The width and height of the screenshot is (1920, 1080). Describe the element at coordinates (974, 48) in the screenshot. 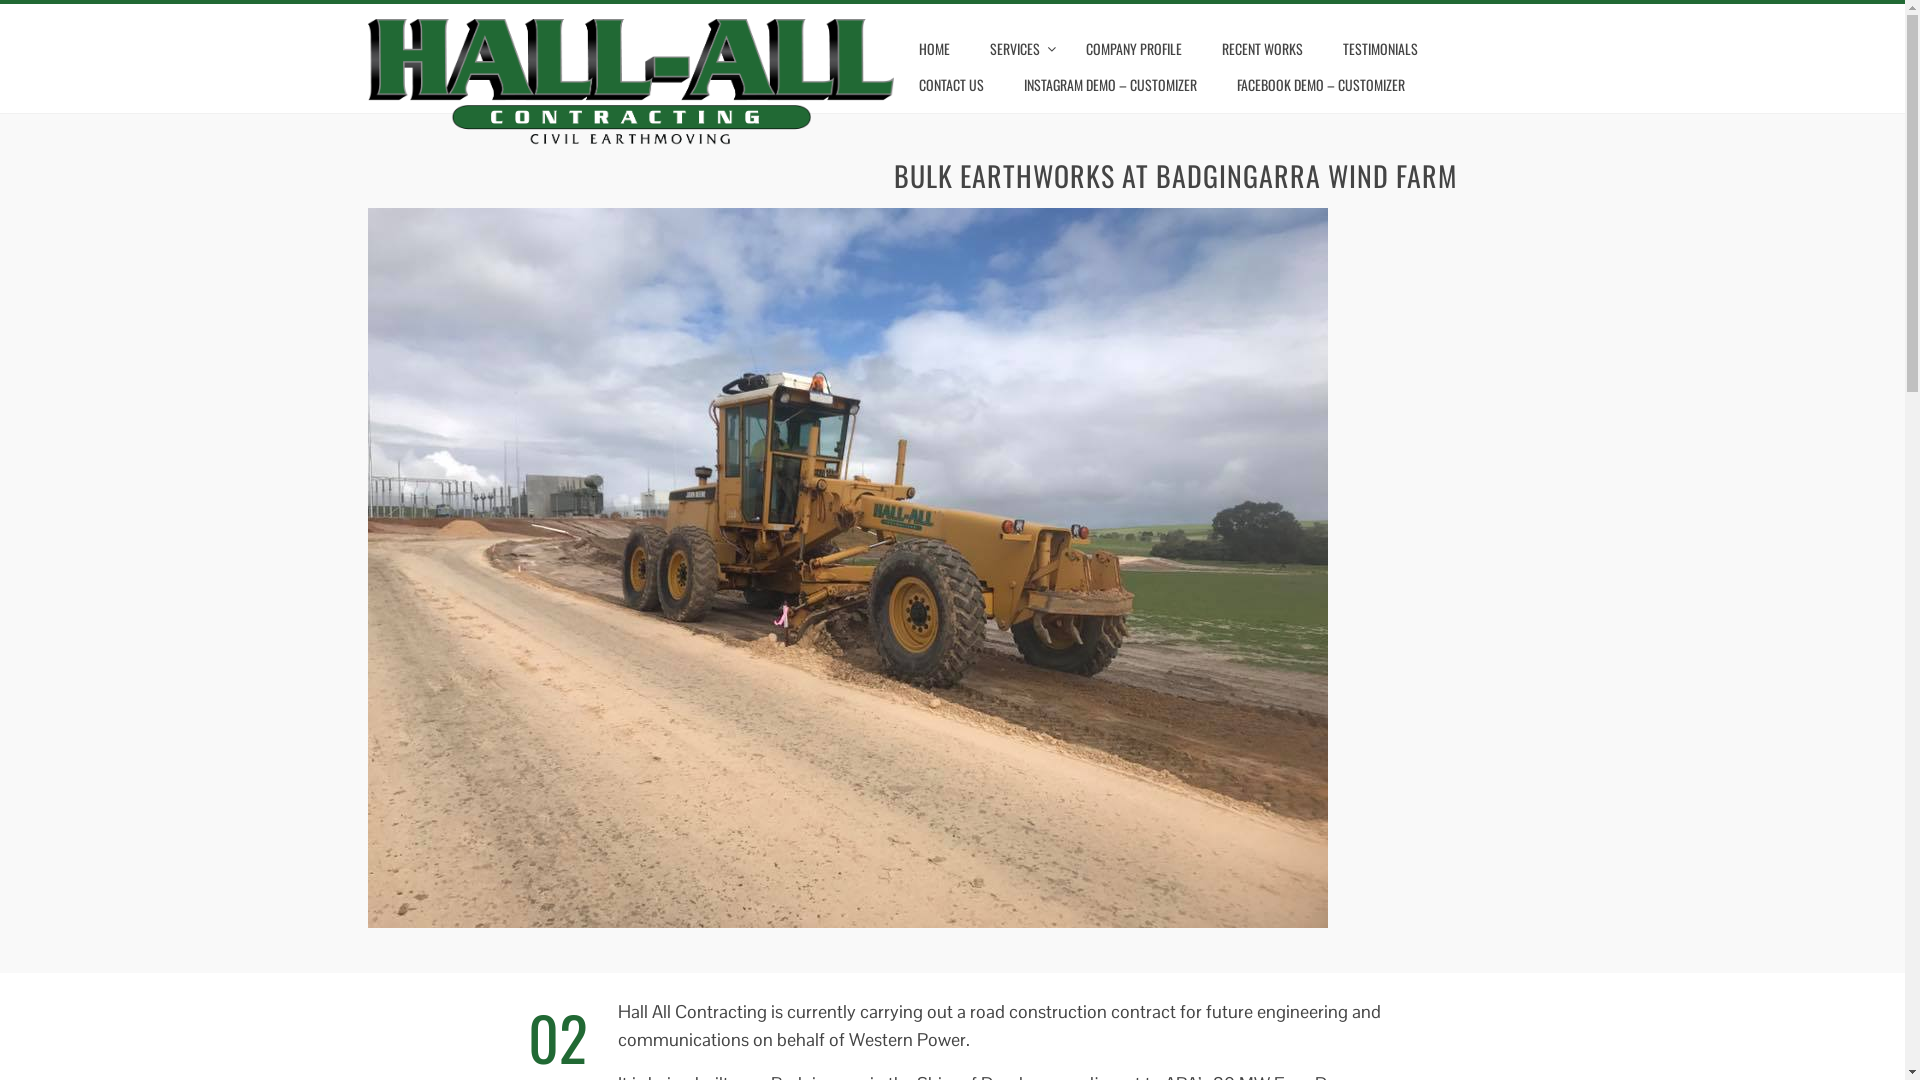

I see `'SERVICES'` at that location.